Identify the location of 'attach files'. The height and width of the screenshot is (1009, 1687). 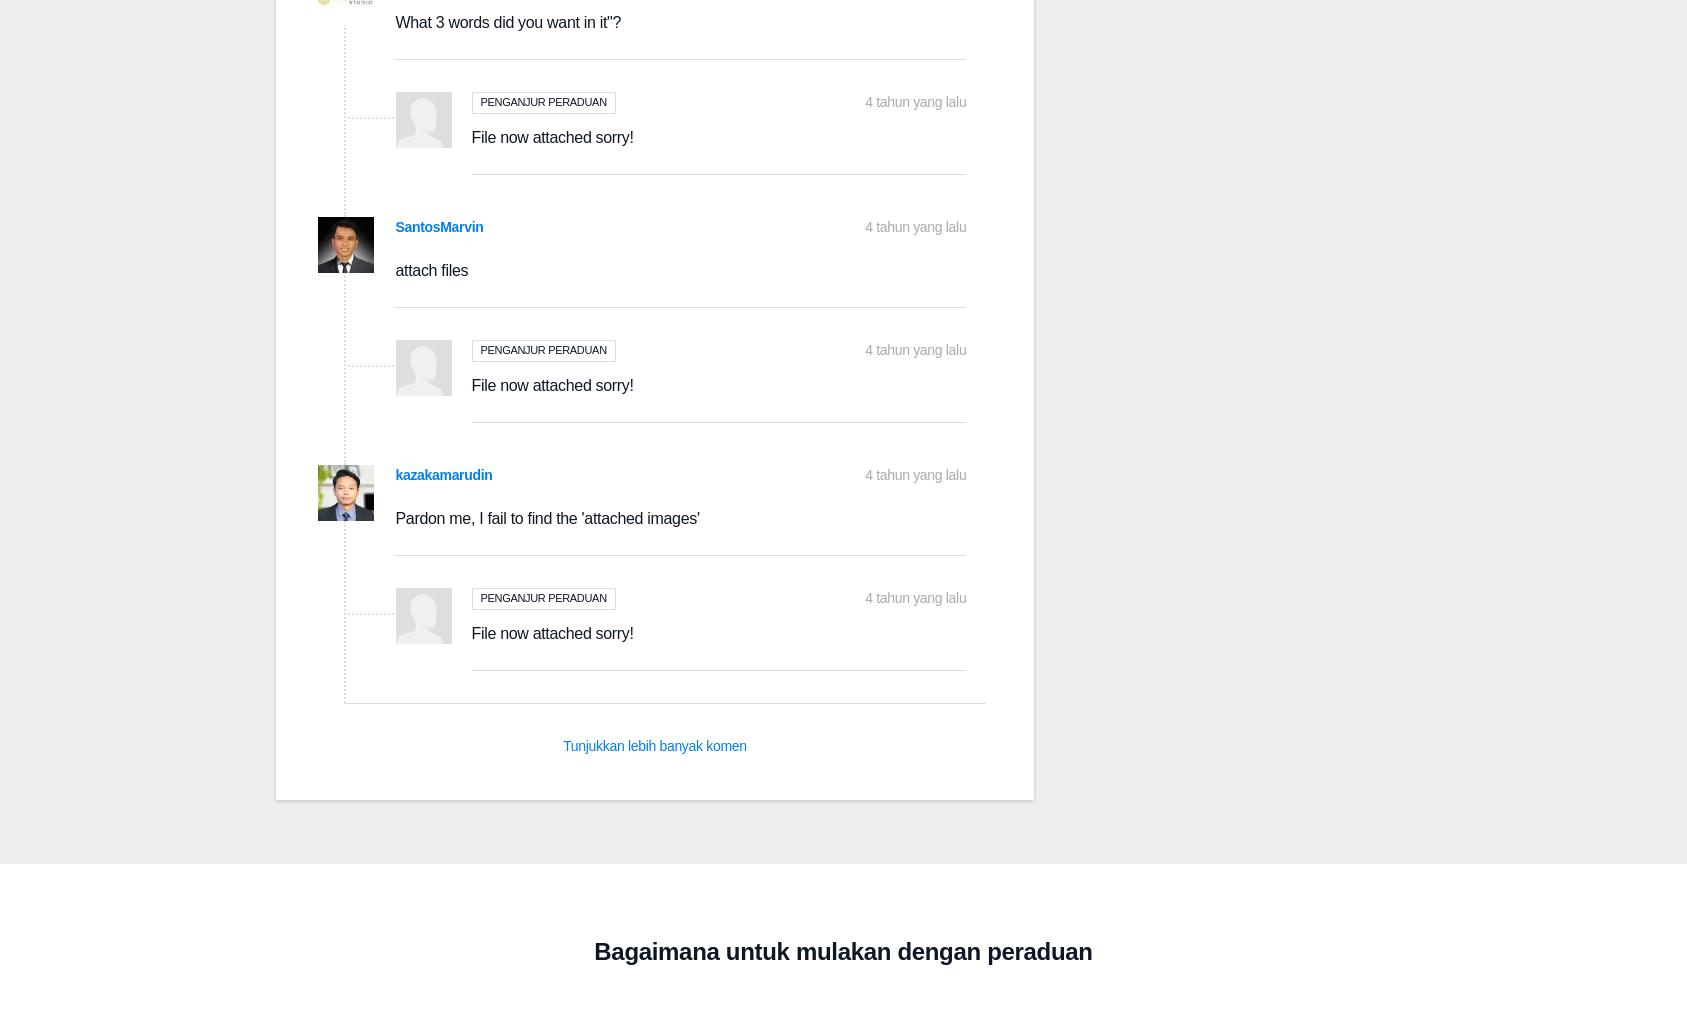
(431, 269).